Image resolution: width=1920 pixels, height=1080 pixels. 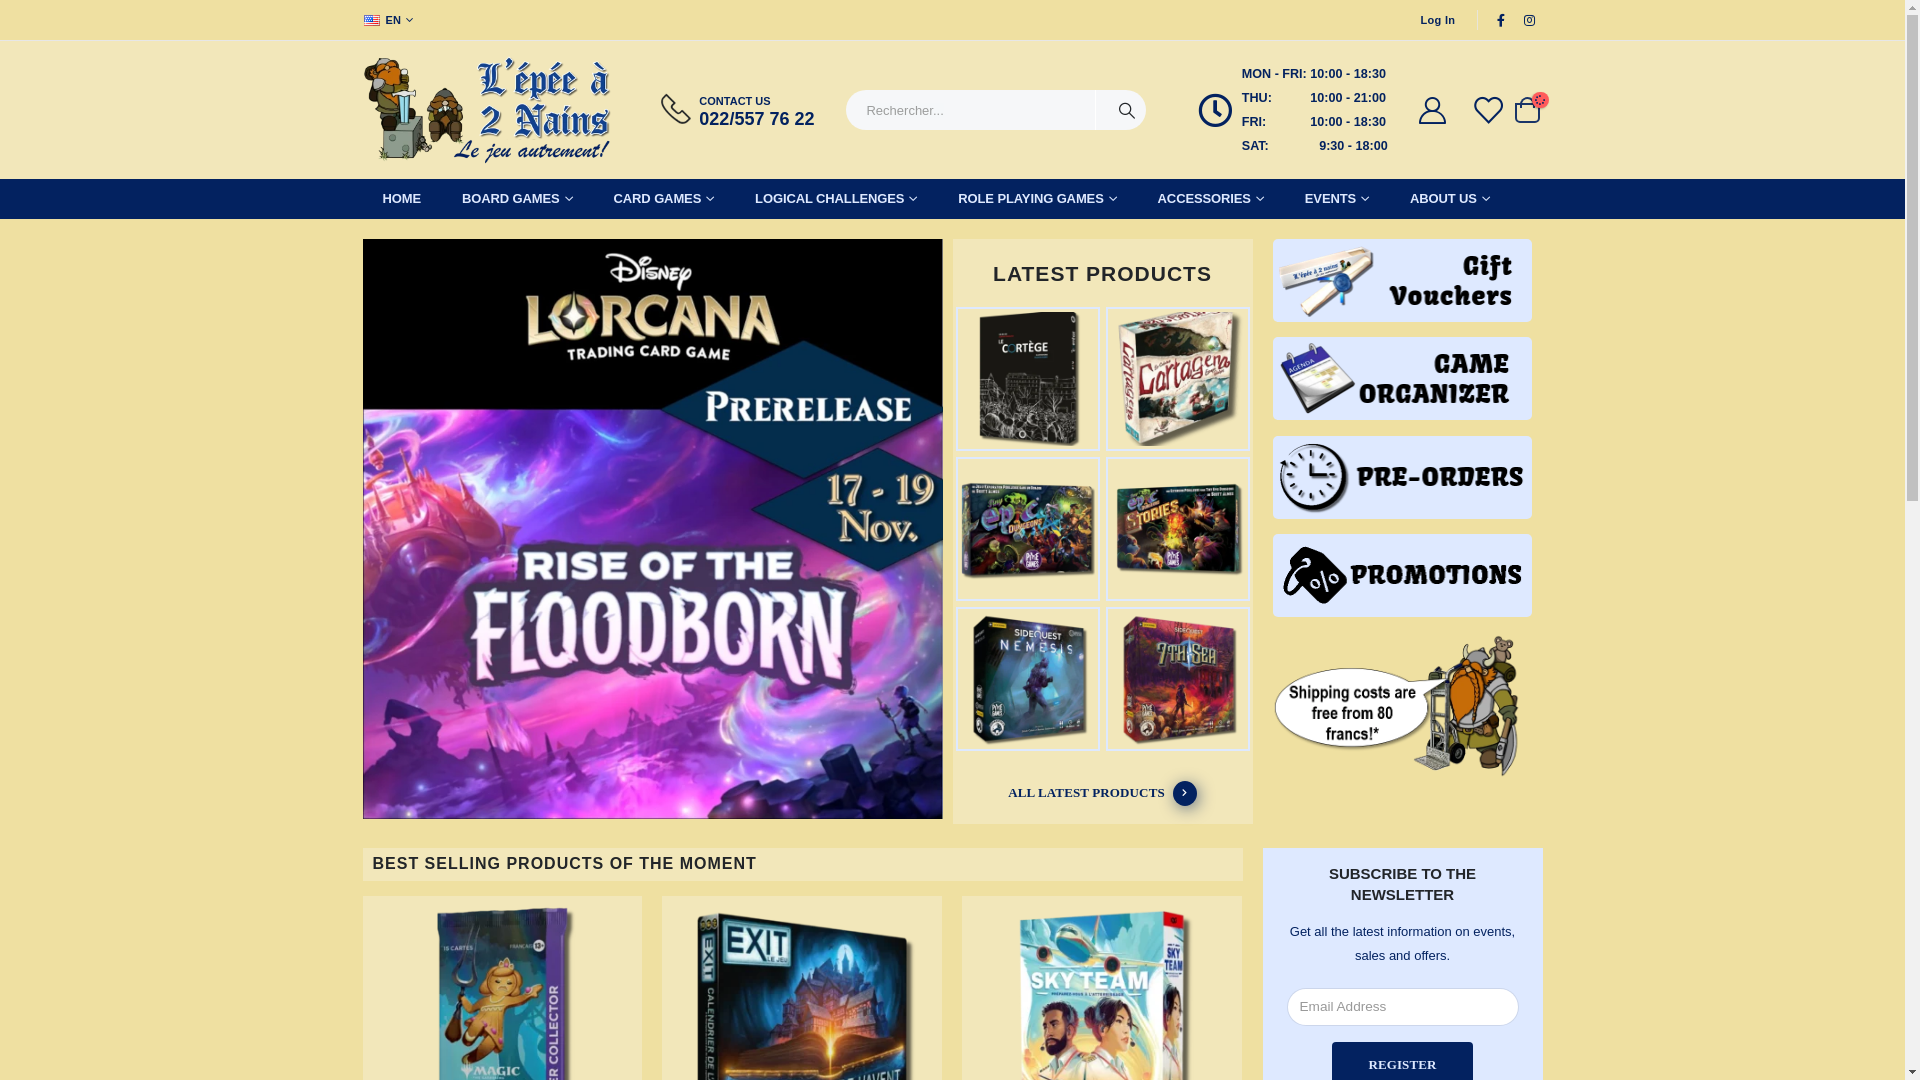 What do you see at coordinates (1271, 705) in the screenshot?
I see `'frais-de-ports_en'` at bounding box center [1271, 705].